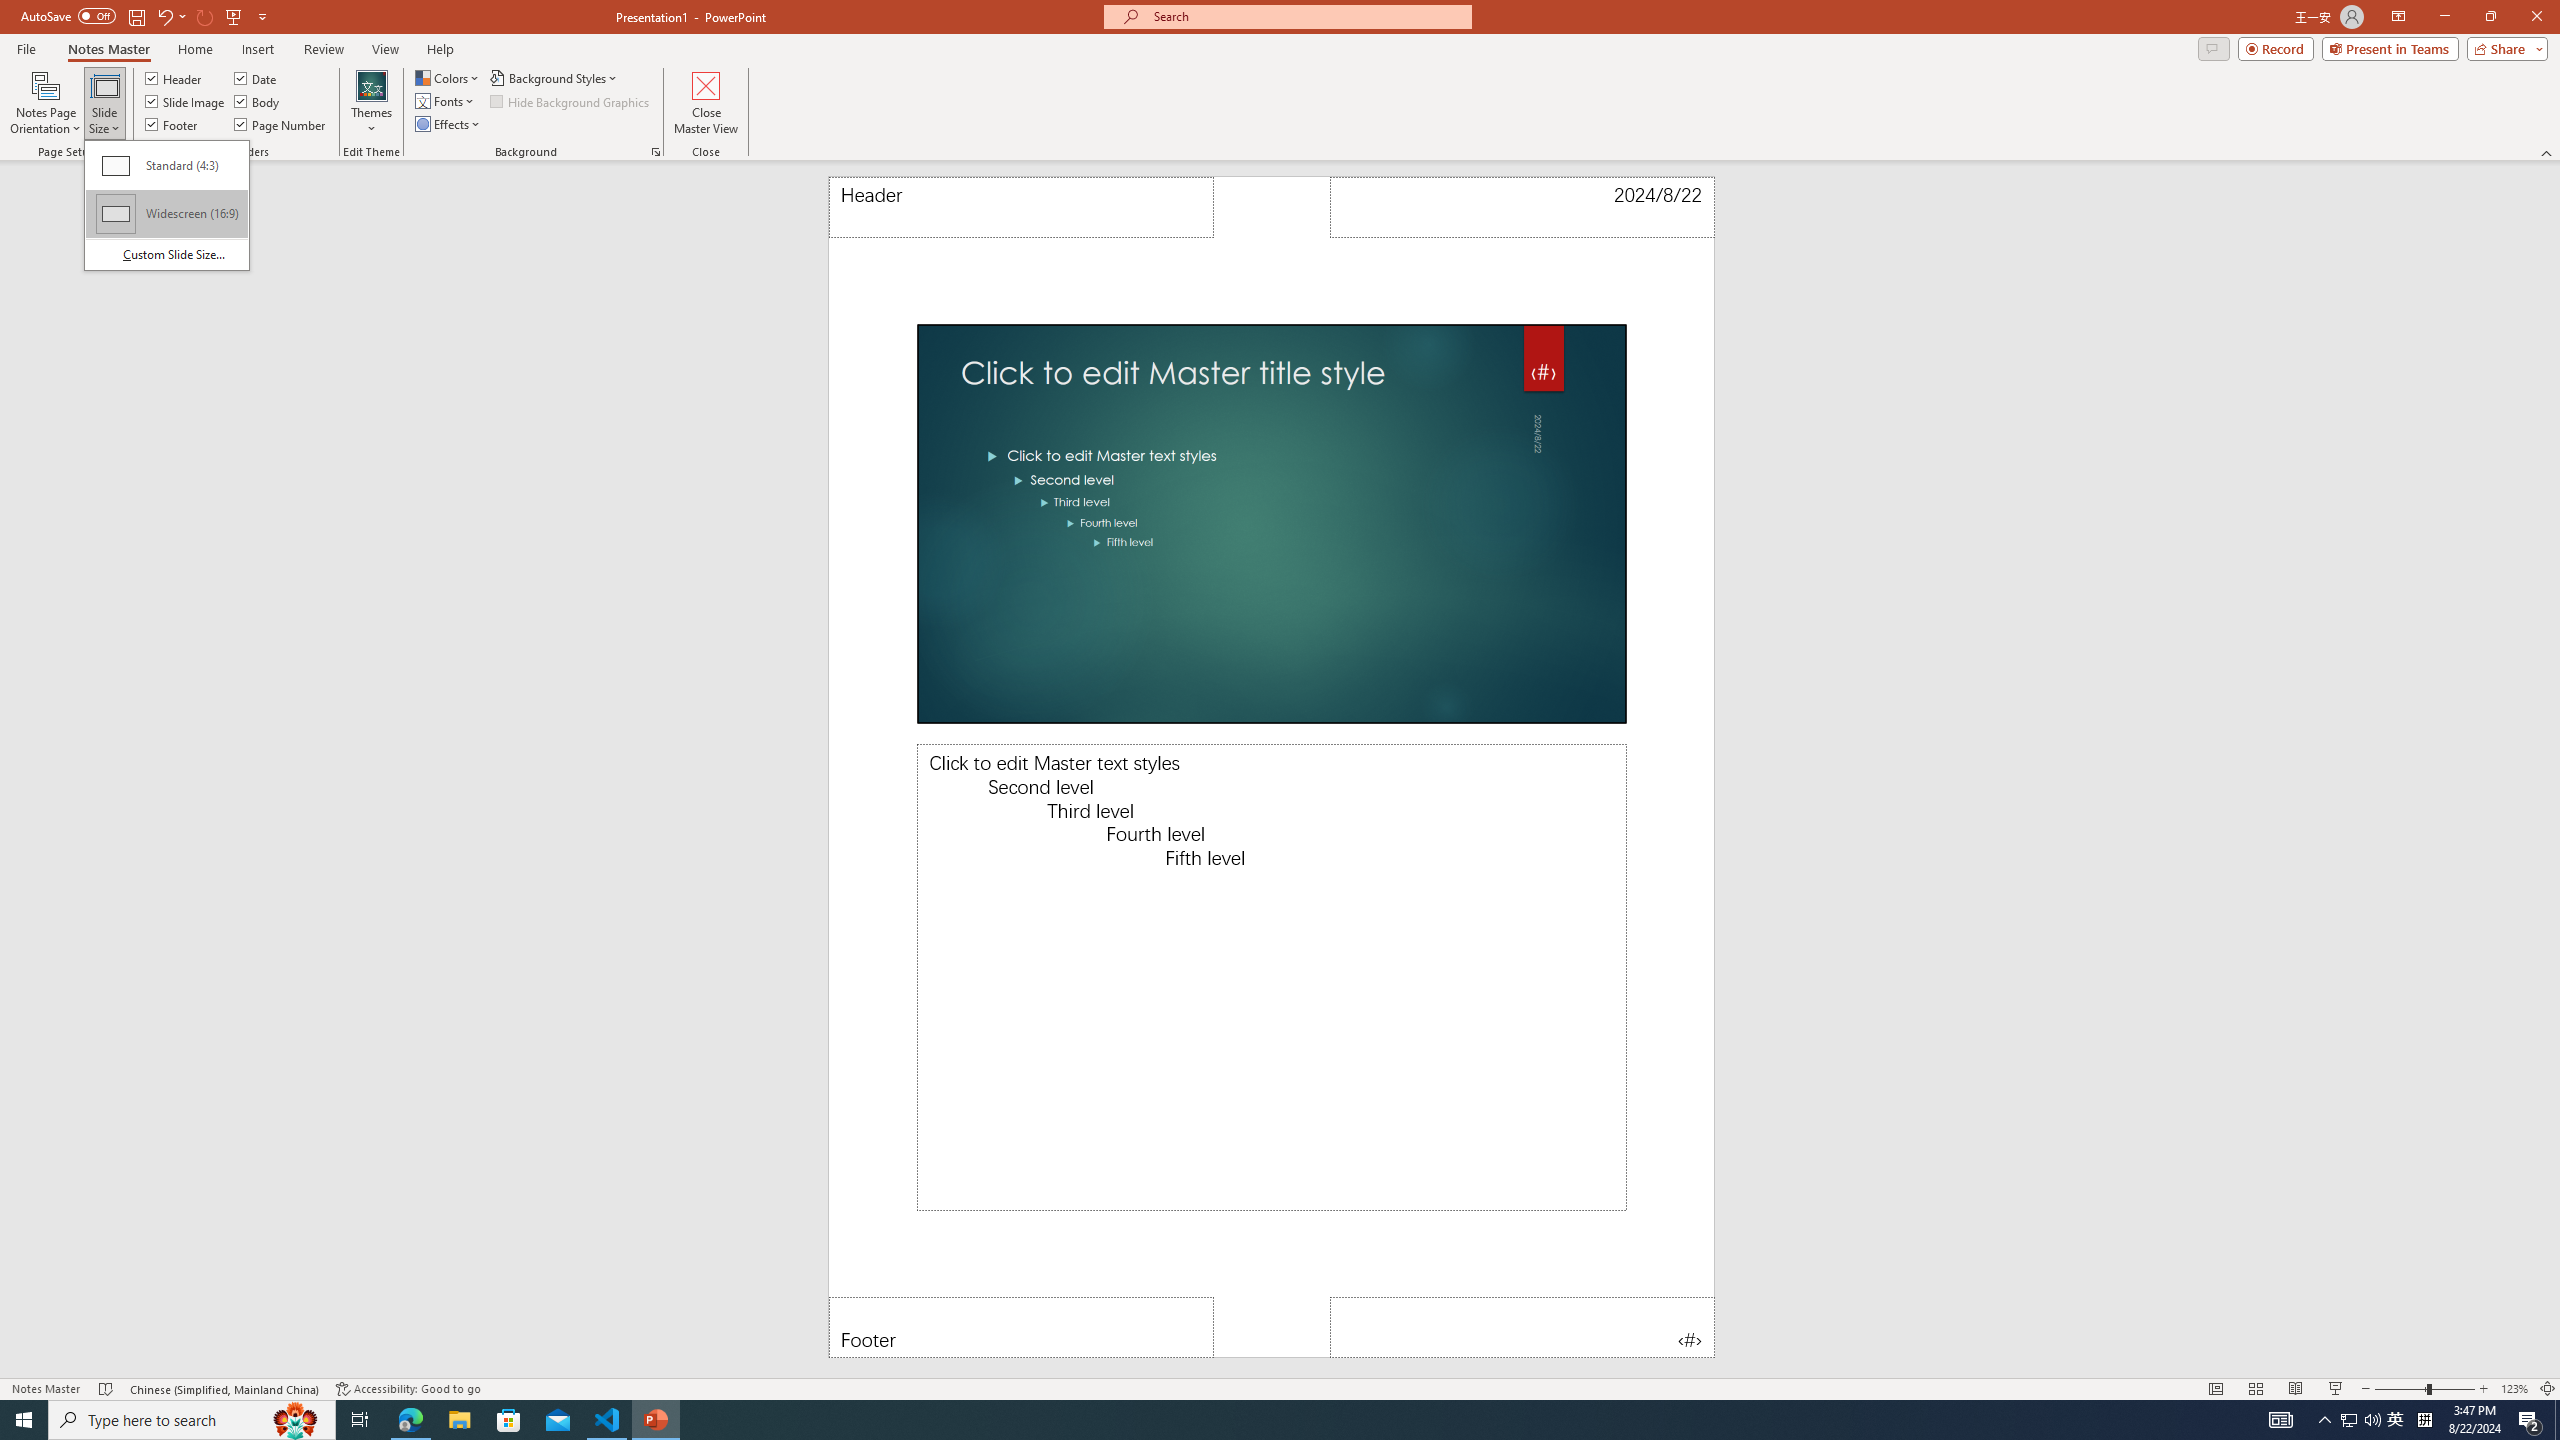 The width and height of the screenshot is (2560, 1440). I want to click on 'Zoom 123%', so click(2515, 1389).